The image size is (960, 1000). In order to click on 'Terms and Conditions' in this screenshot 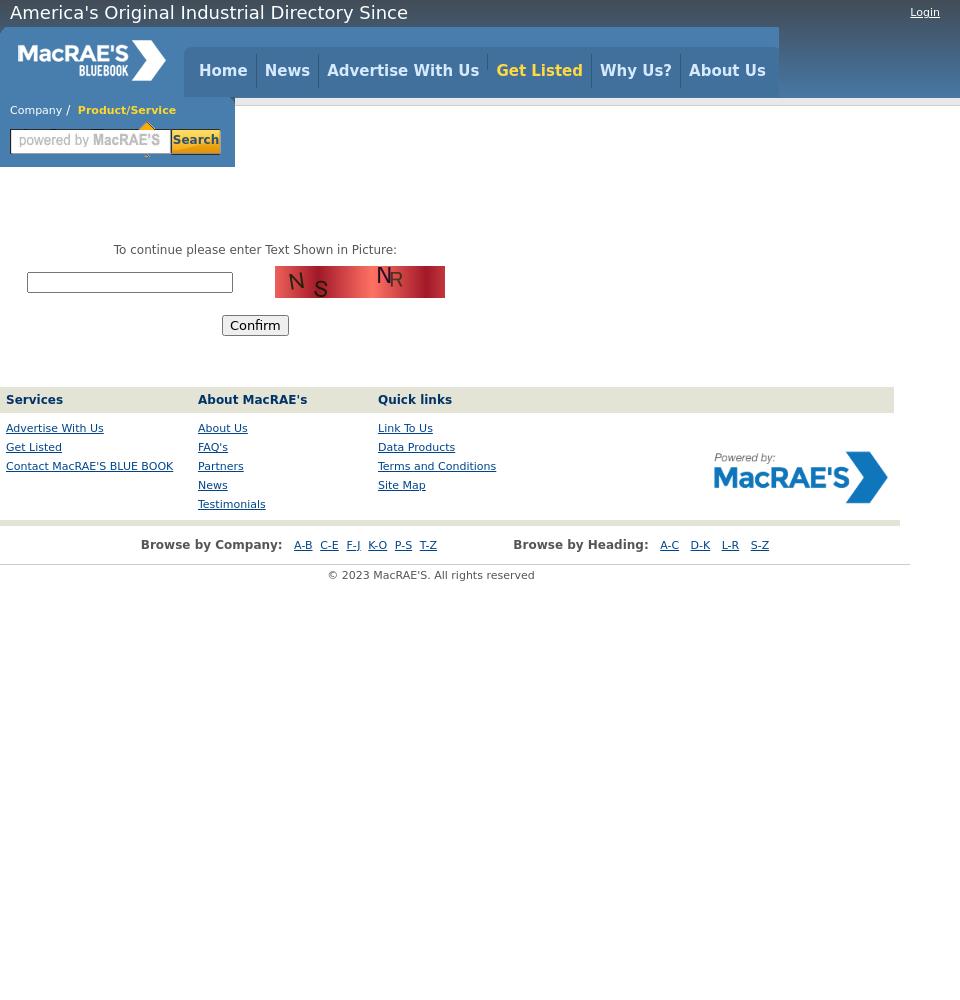, I will do `click(376, 465)`.